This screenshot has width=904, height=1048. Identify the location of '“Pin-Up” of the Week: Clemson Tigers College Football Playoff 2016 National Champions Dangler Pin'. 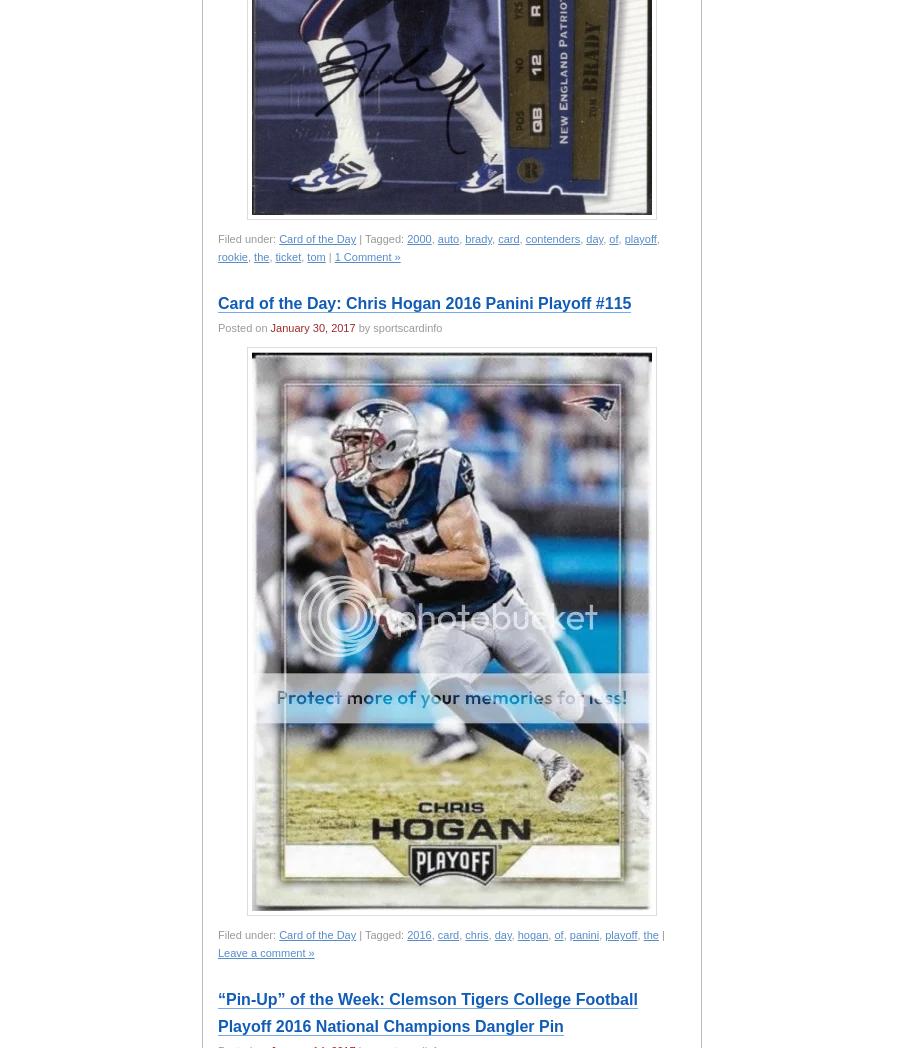
(427, 1012).